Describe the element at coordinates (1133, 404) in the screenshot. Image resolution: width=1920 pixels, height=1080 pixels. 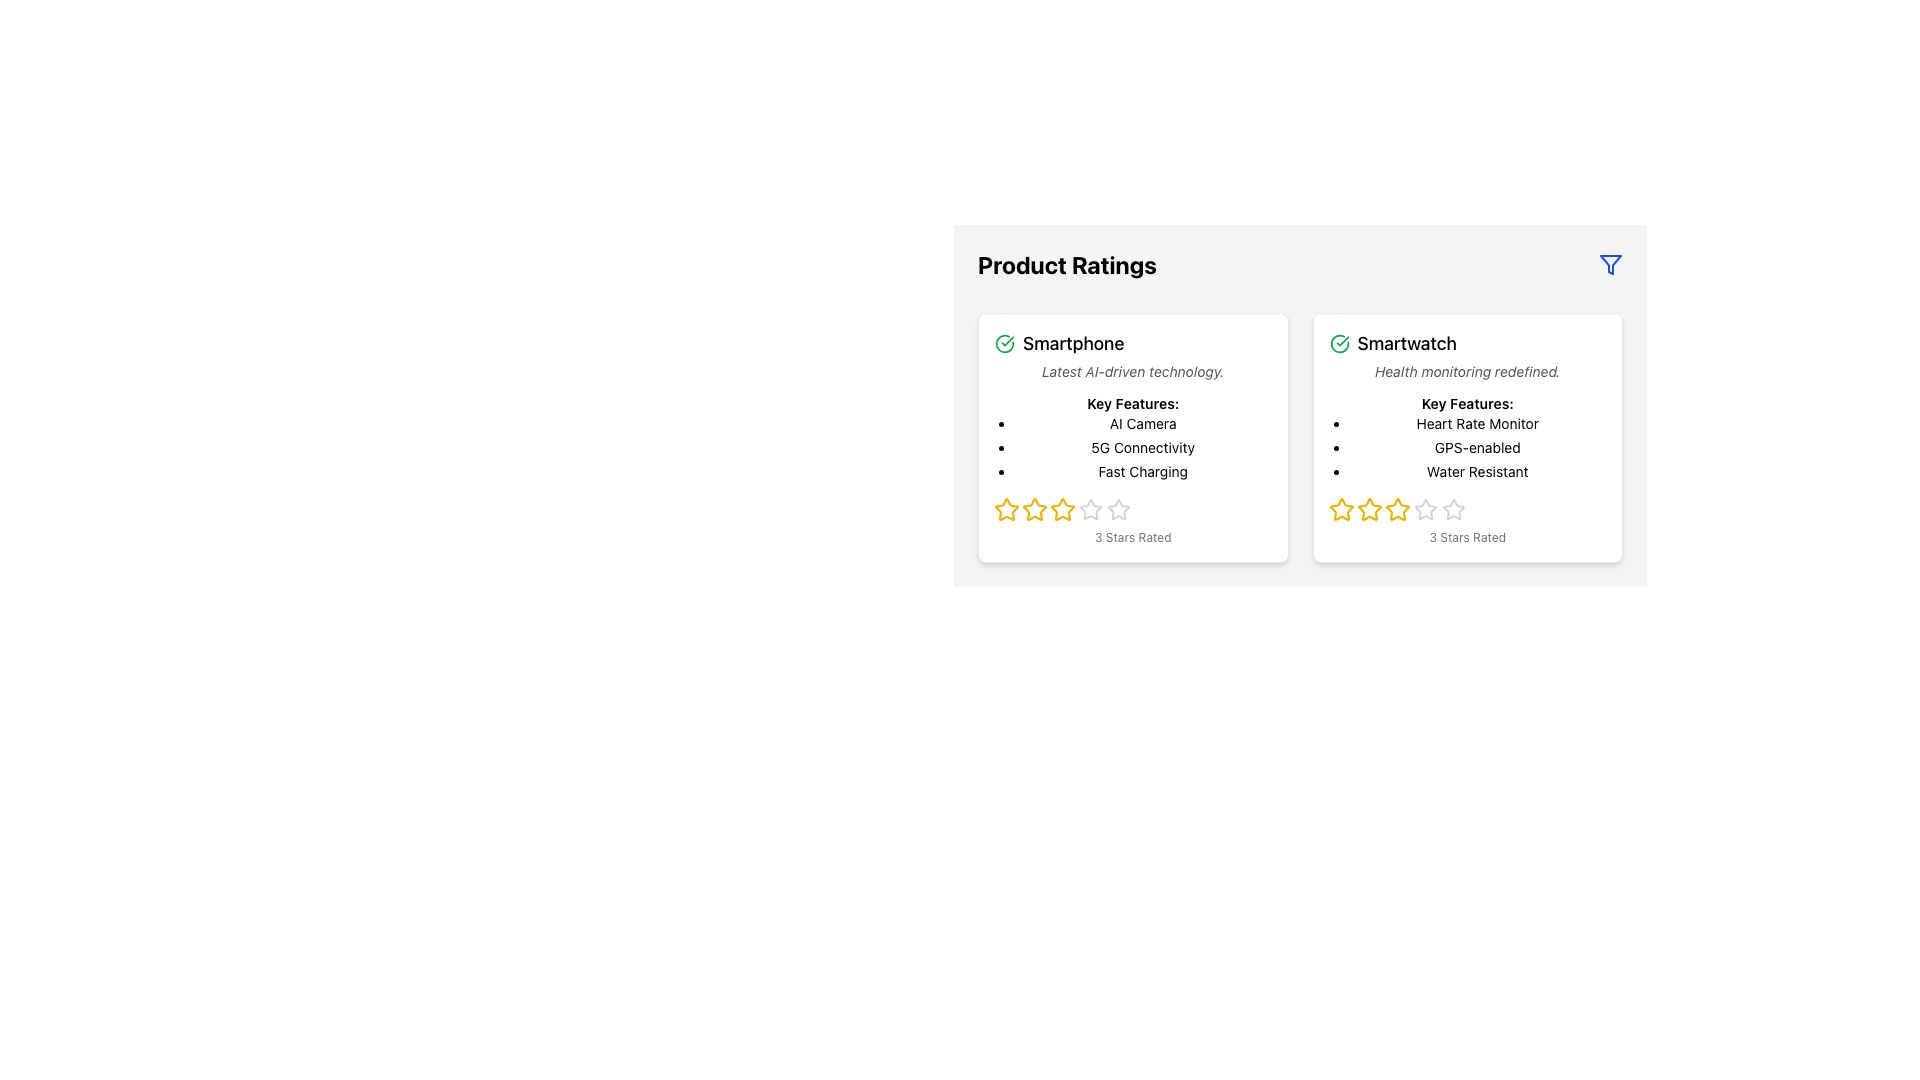
I see `the text label or heading located under the subtitle 'Latest AI-driven technology' and above the bullet points 'AI Camera', '5G Connectivity', and 'Fast Charging'` at that location.